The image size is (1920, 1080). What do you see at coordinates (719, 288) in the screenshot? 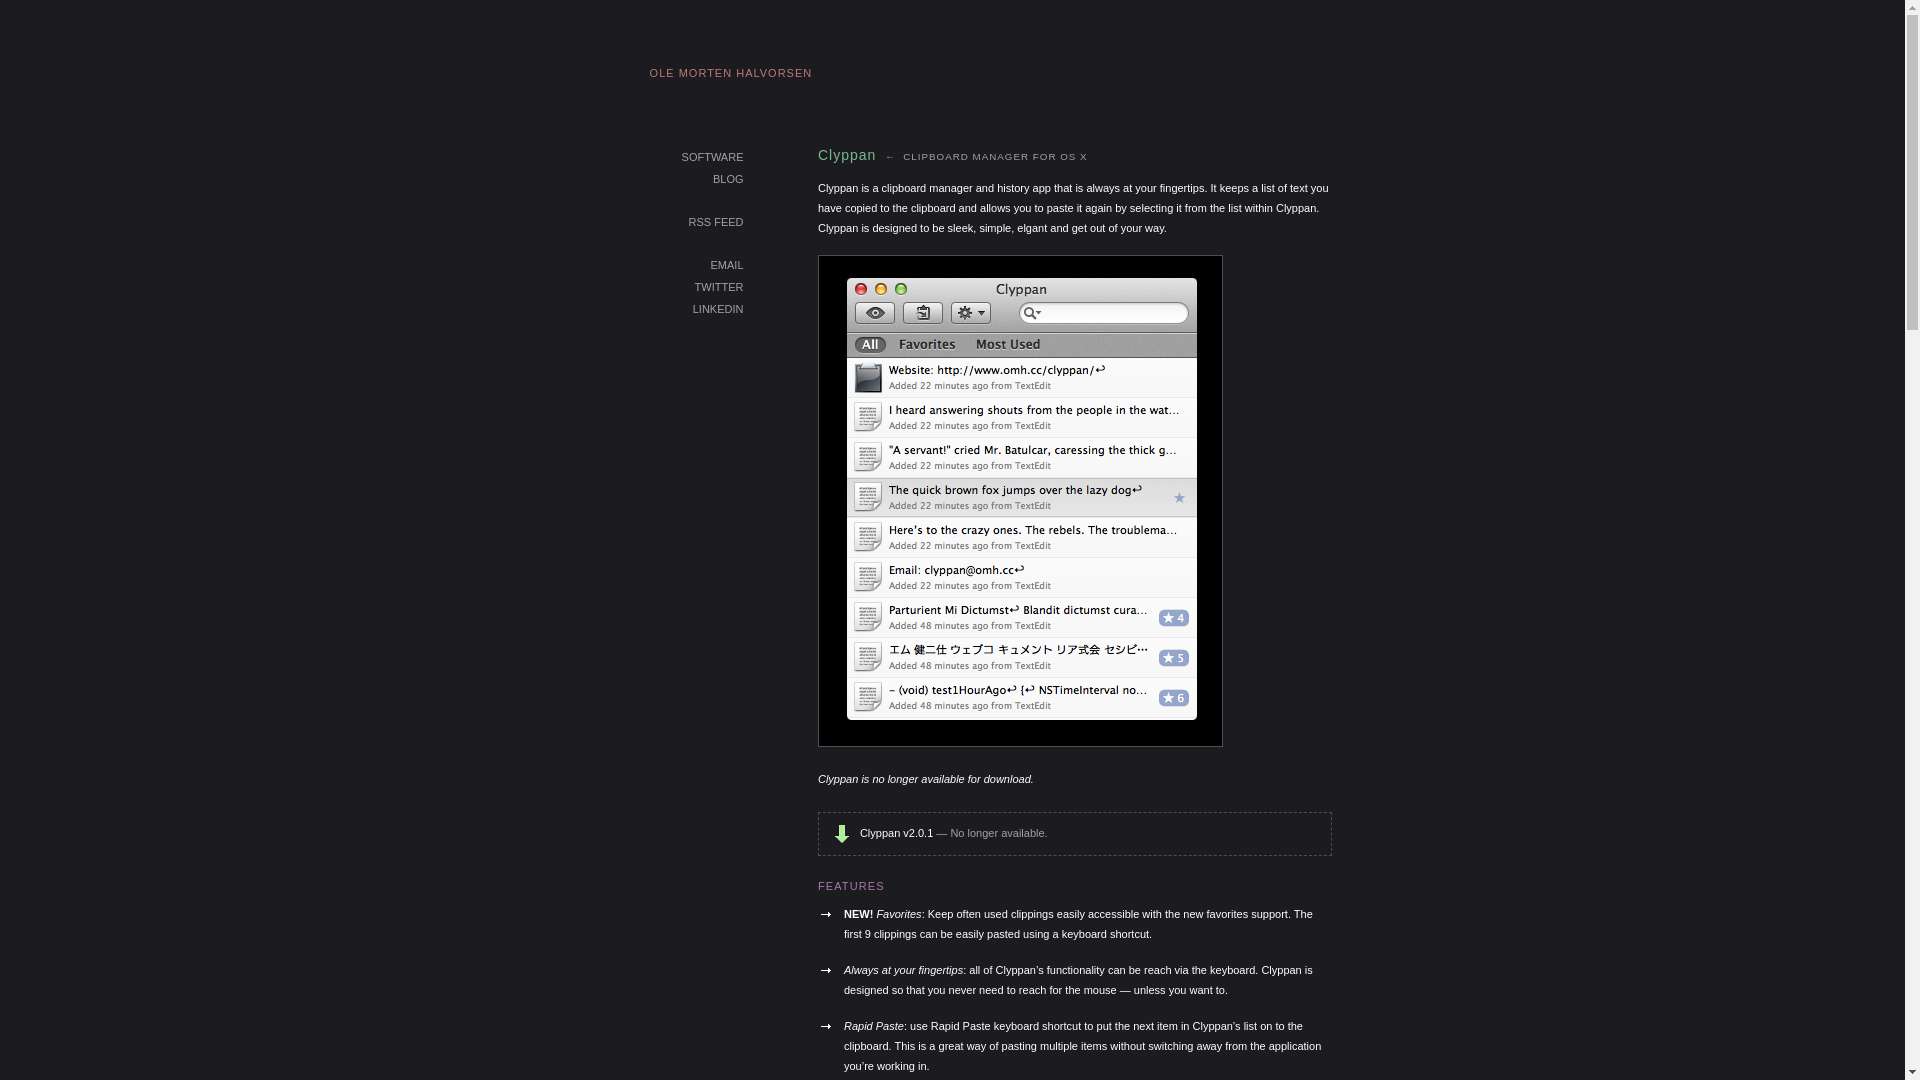
I see `'TWITTER'` at bounding box center [719, 288].